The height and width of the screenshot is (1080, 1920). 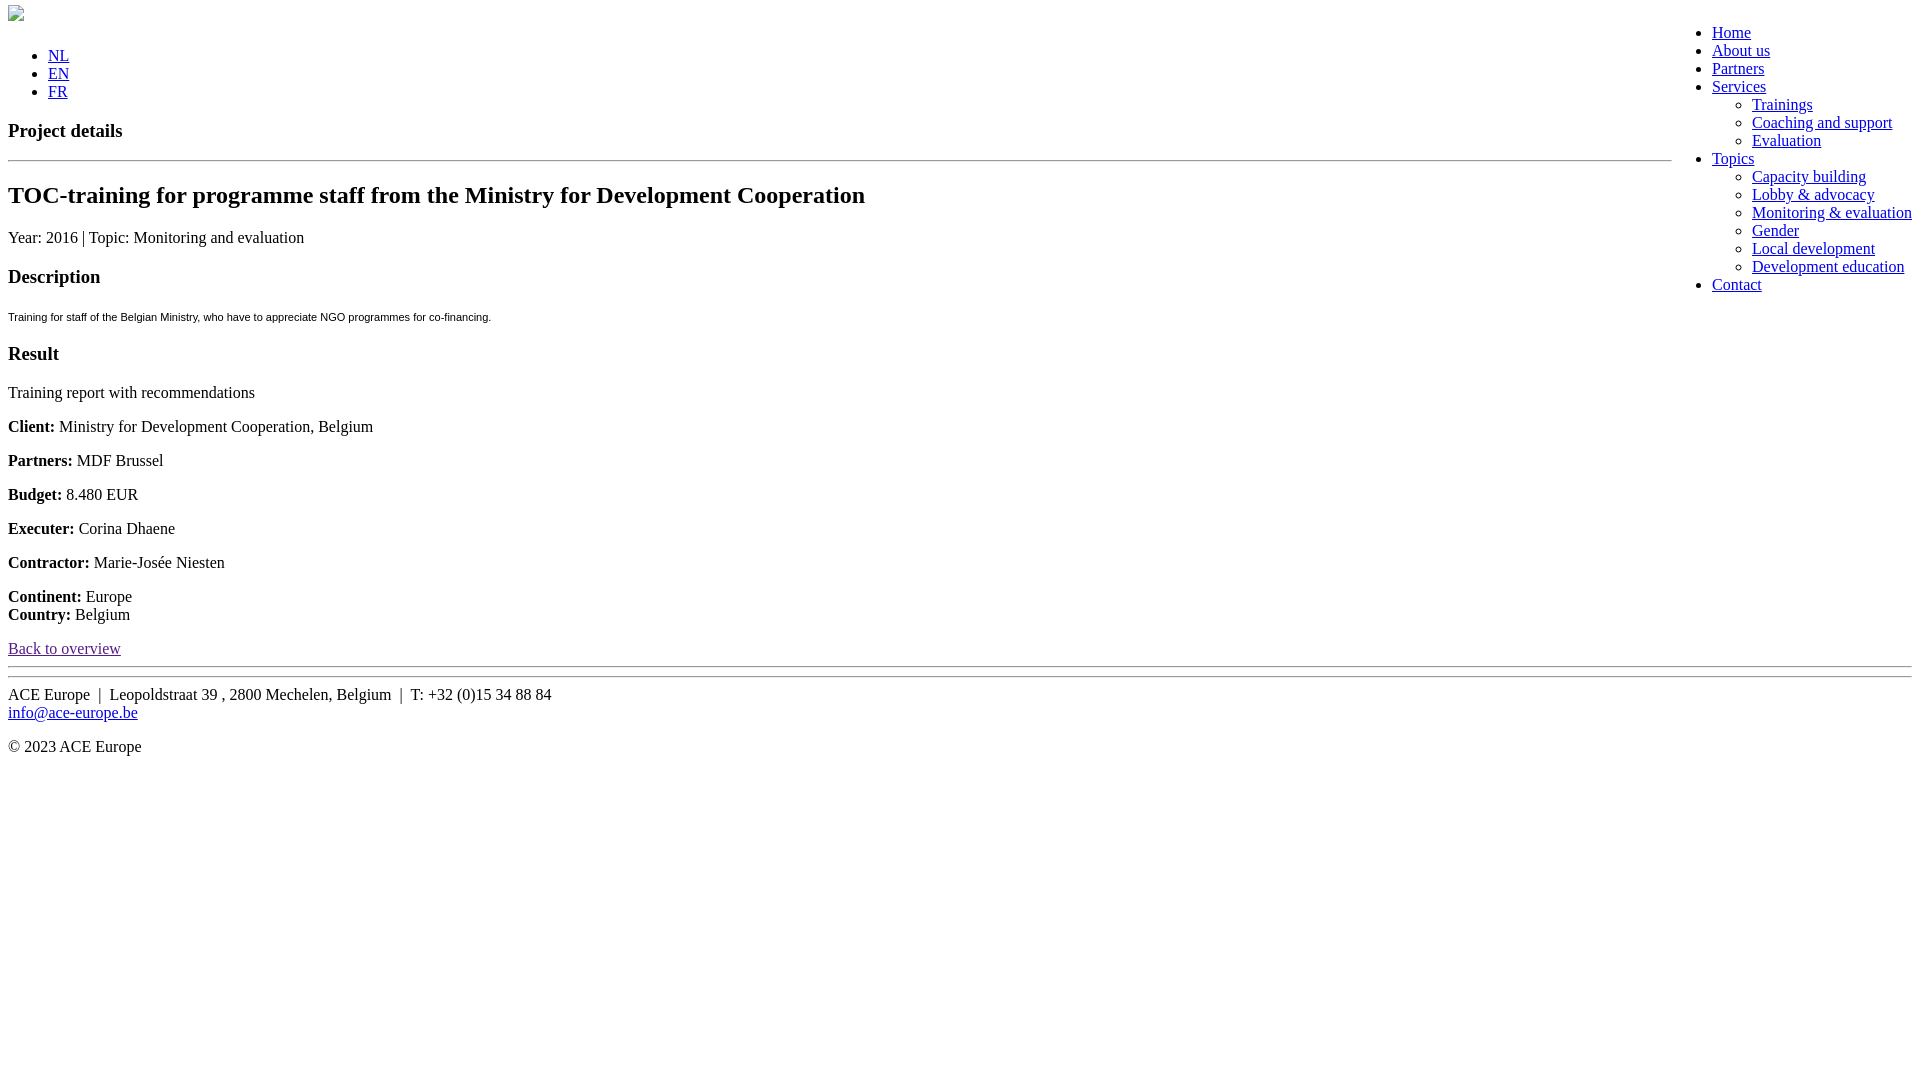 I want to click on 'Monitoring & evaluation', so click(x=1832, y=212).